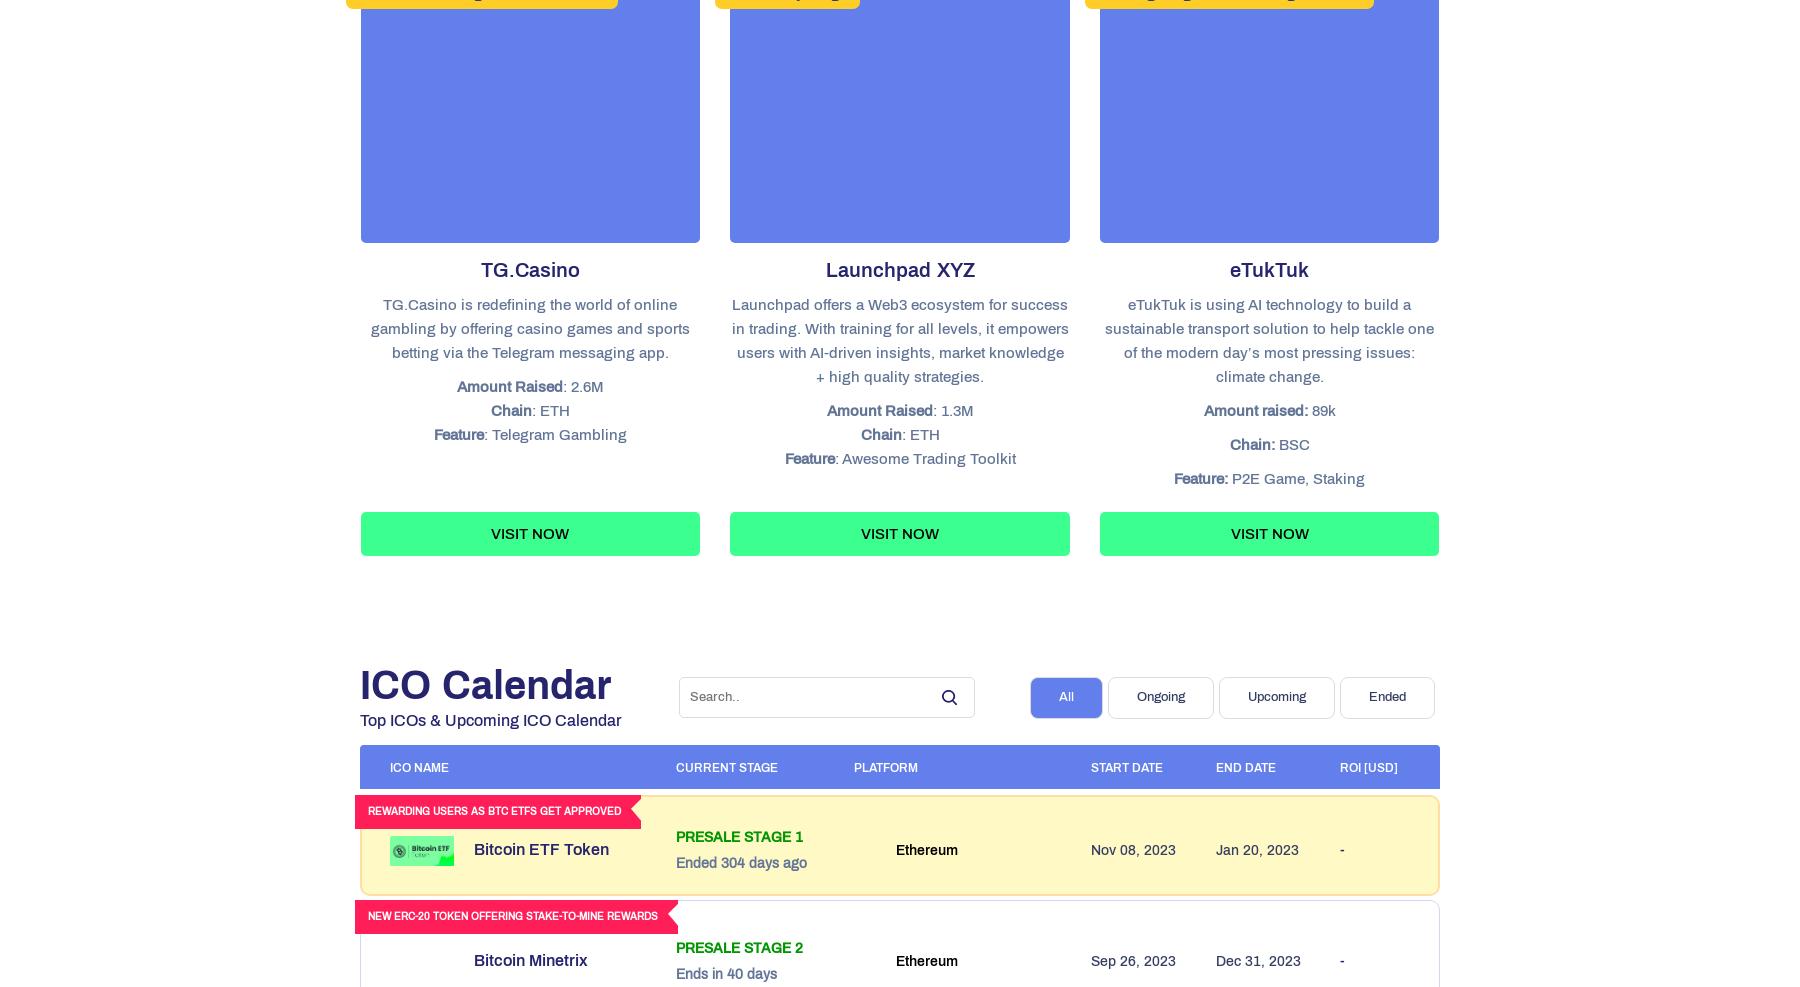  What do you see at coordinates (1247, 697) in the screenshot?
I see `'Upcoming'` at bounding box center [1247, 697].